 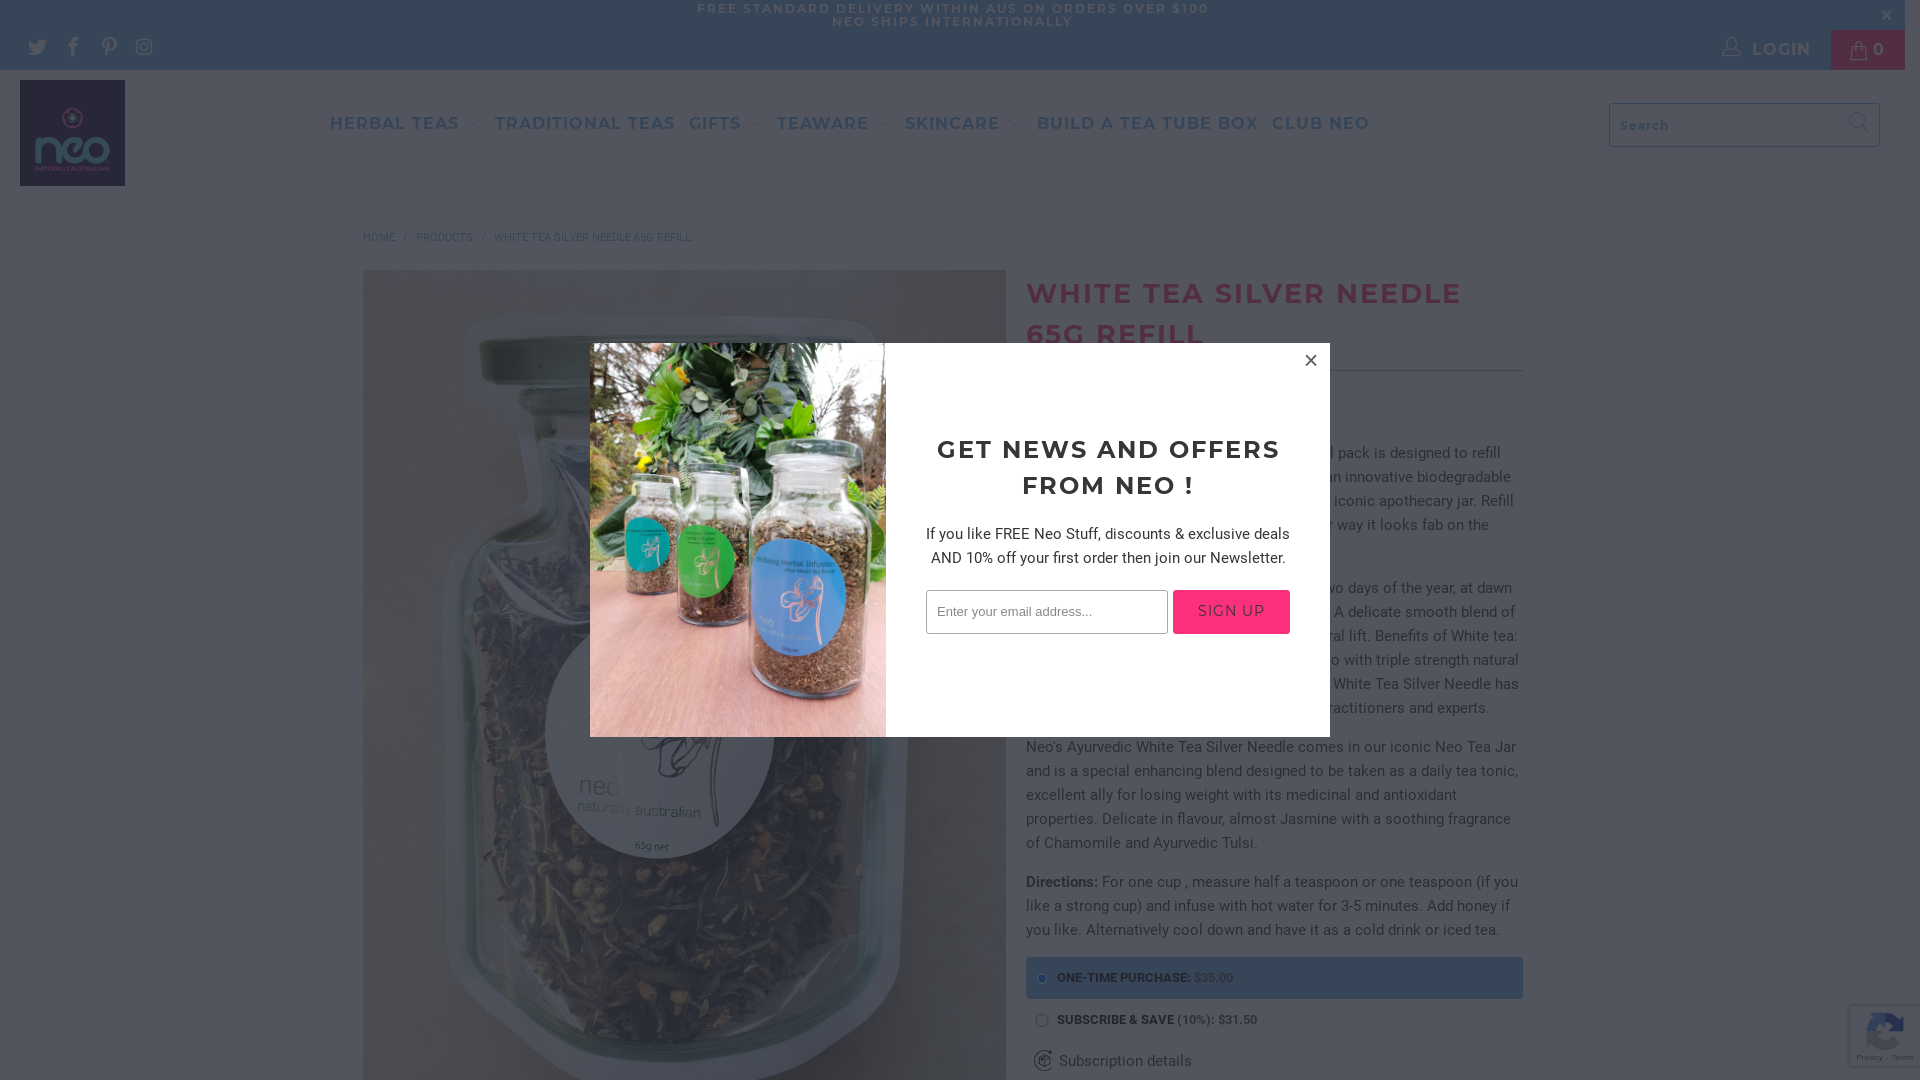 What do you see at coordinates (591, 236) in the screenshot?
I see `'WHITE TEA SILVER NEEDLE 65G REFILL'` at bounding box center [591, 236].